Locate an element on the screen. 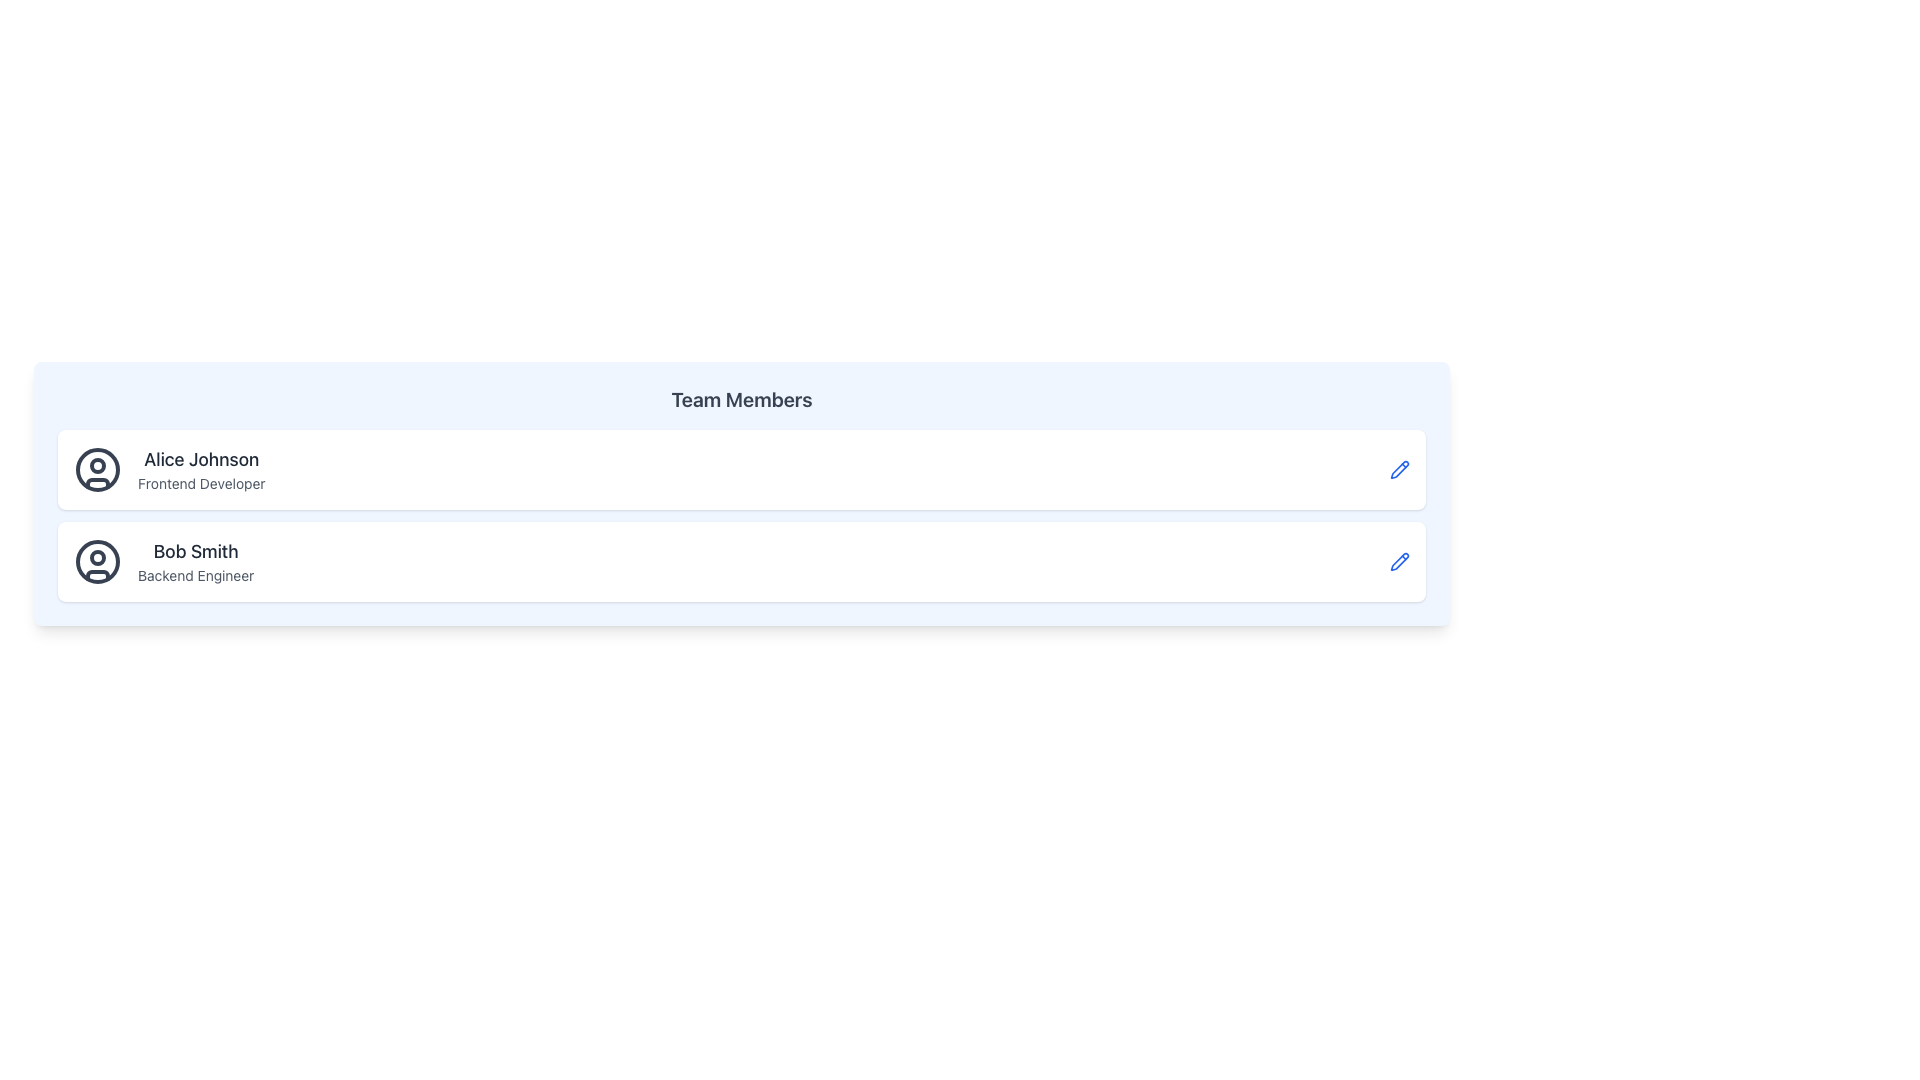 This screenshot has width=1920, height=1080. the edit icon button associated with 'Alice Johnson's profile' is located at coordinates (1399, 470).